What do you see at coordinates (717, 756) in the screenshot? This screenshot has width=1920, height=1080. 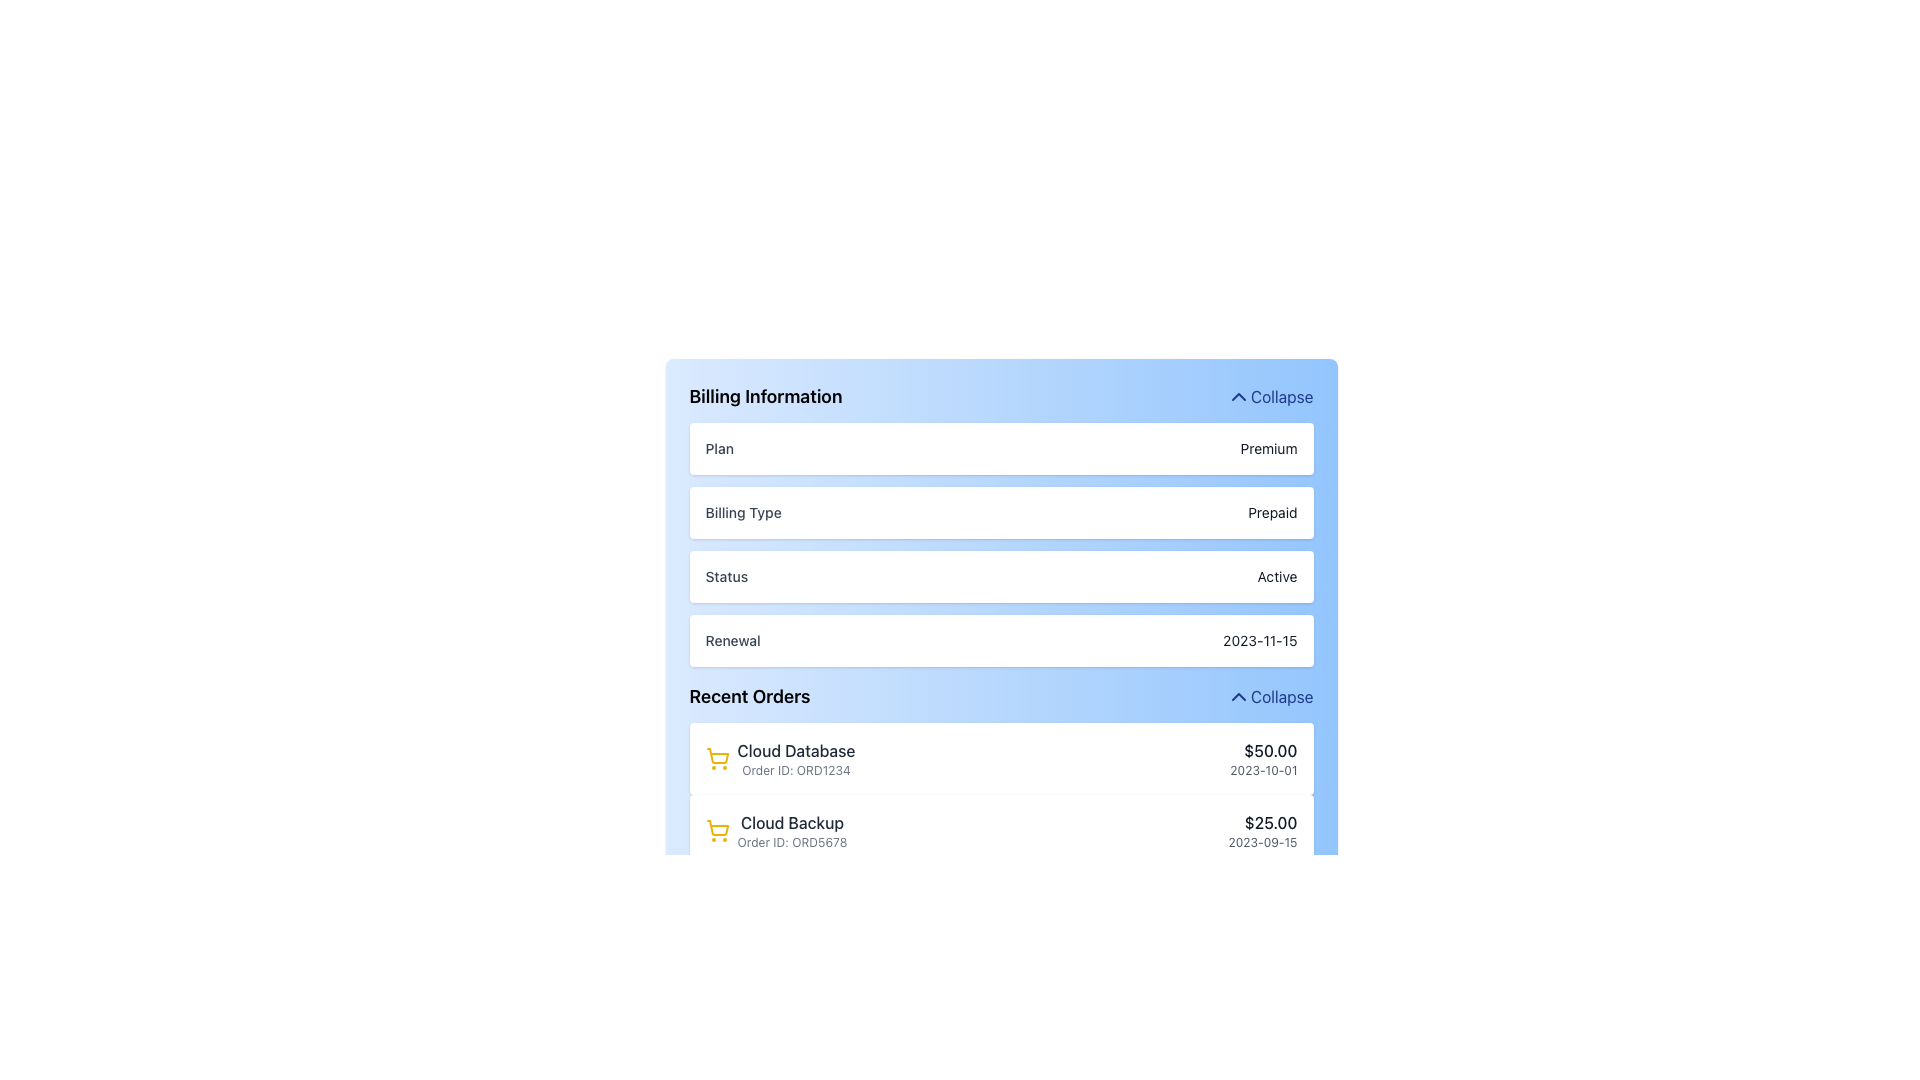 I see `the central geometric shape of the yellow shopping cart icon located next to the Cloud Backup product information under the Recent Orders section` at bounding box center [717, 756].